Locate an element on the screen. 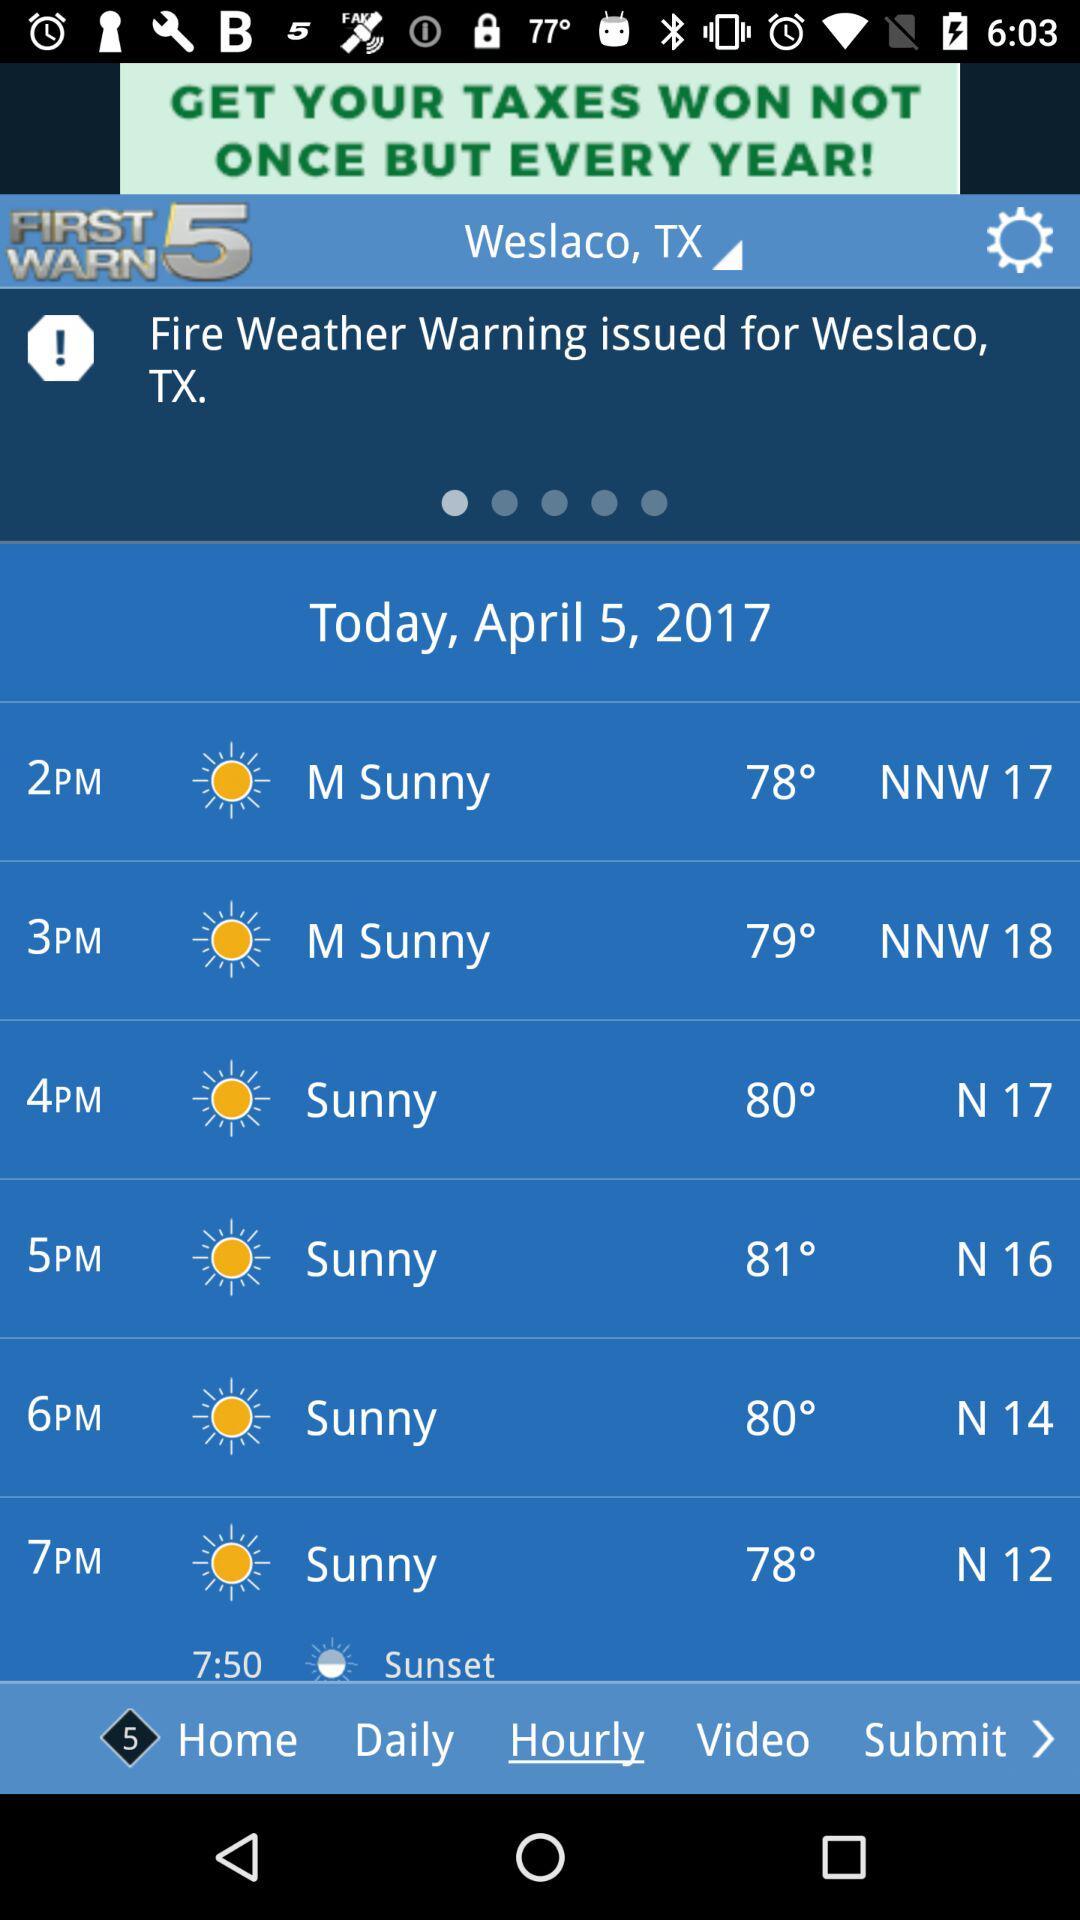 This screenshot has width=1080, height=1920. sun icon right to 4pm text is located at coordinates (230, 1121).